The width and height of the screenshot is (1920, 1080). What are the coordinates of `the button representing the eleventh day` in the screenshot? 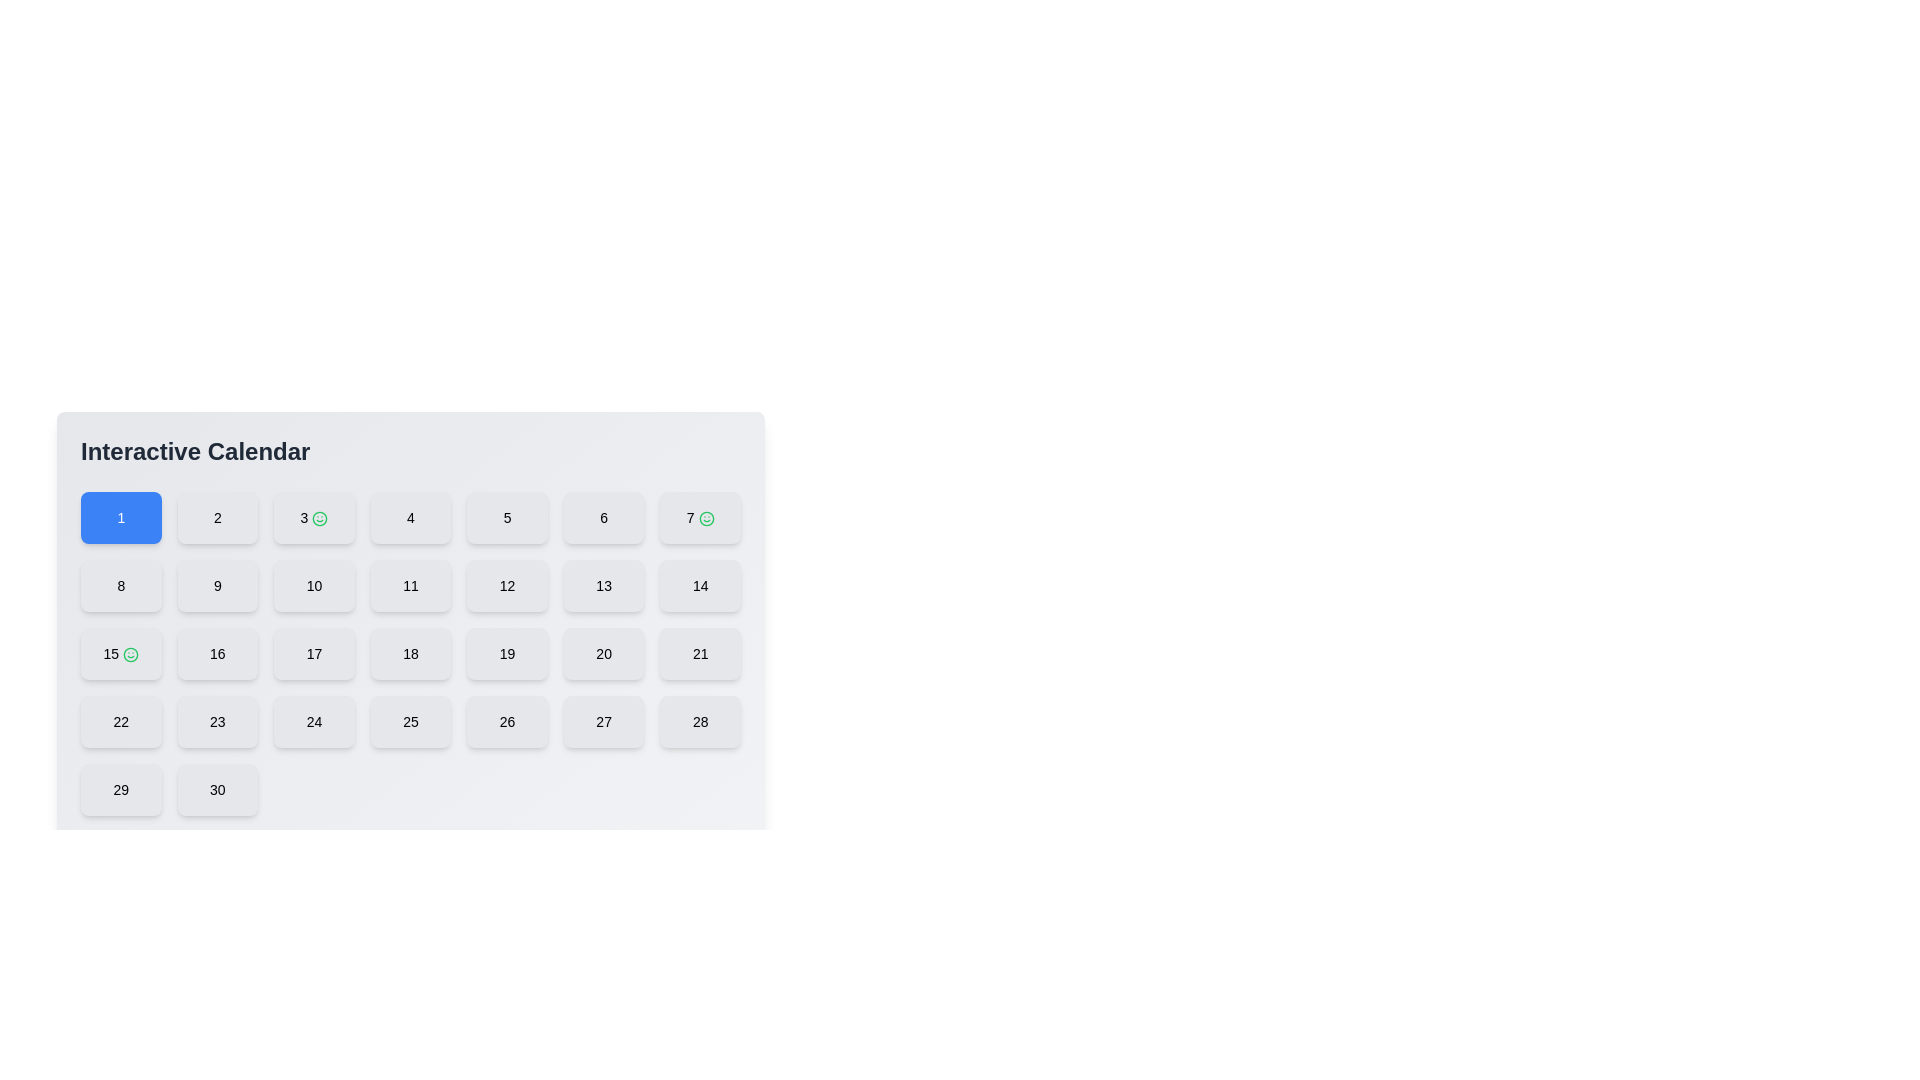 It's located at (410, 585).